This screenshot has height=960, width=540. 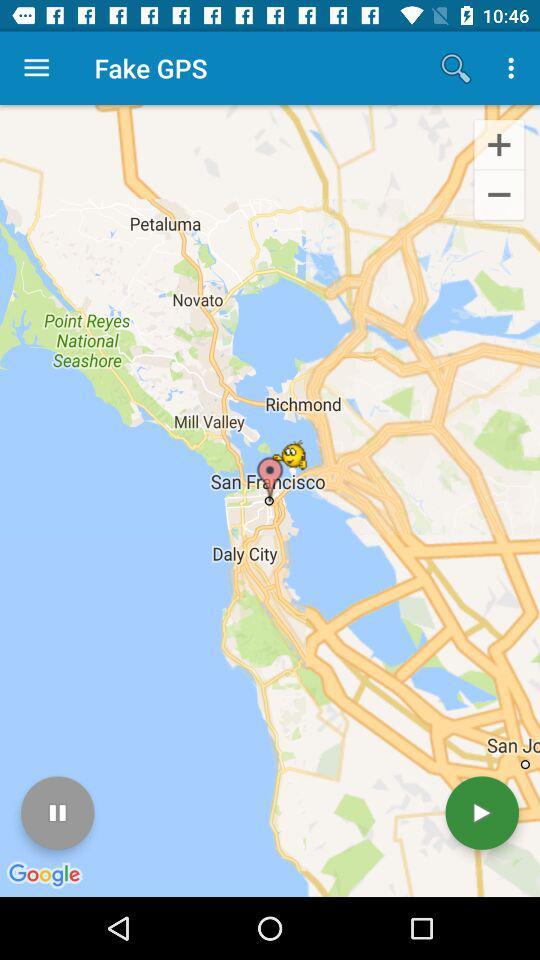 What do you see at coordinates (36, 68) in the screenshot?
I see `item to the left of the fake gps item` at bounding box center [36, 68].